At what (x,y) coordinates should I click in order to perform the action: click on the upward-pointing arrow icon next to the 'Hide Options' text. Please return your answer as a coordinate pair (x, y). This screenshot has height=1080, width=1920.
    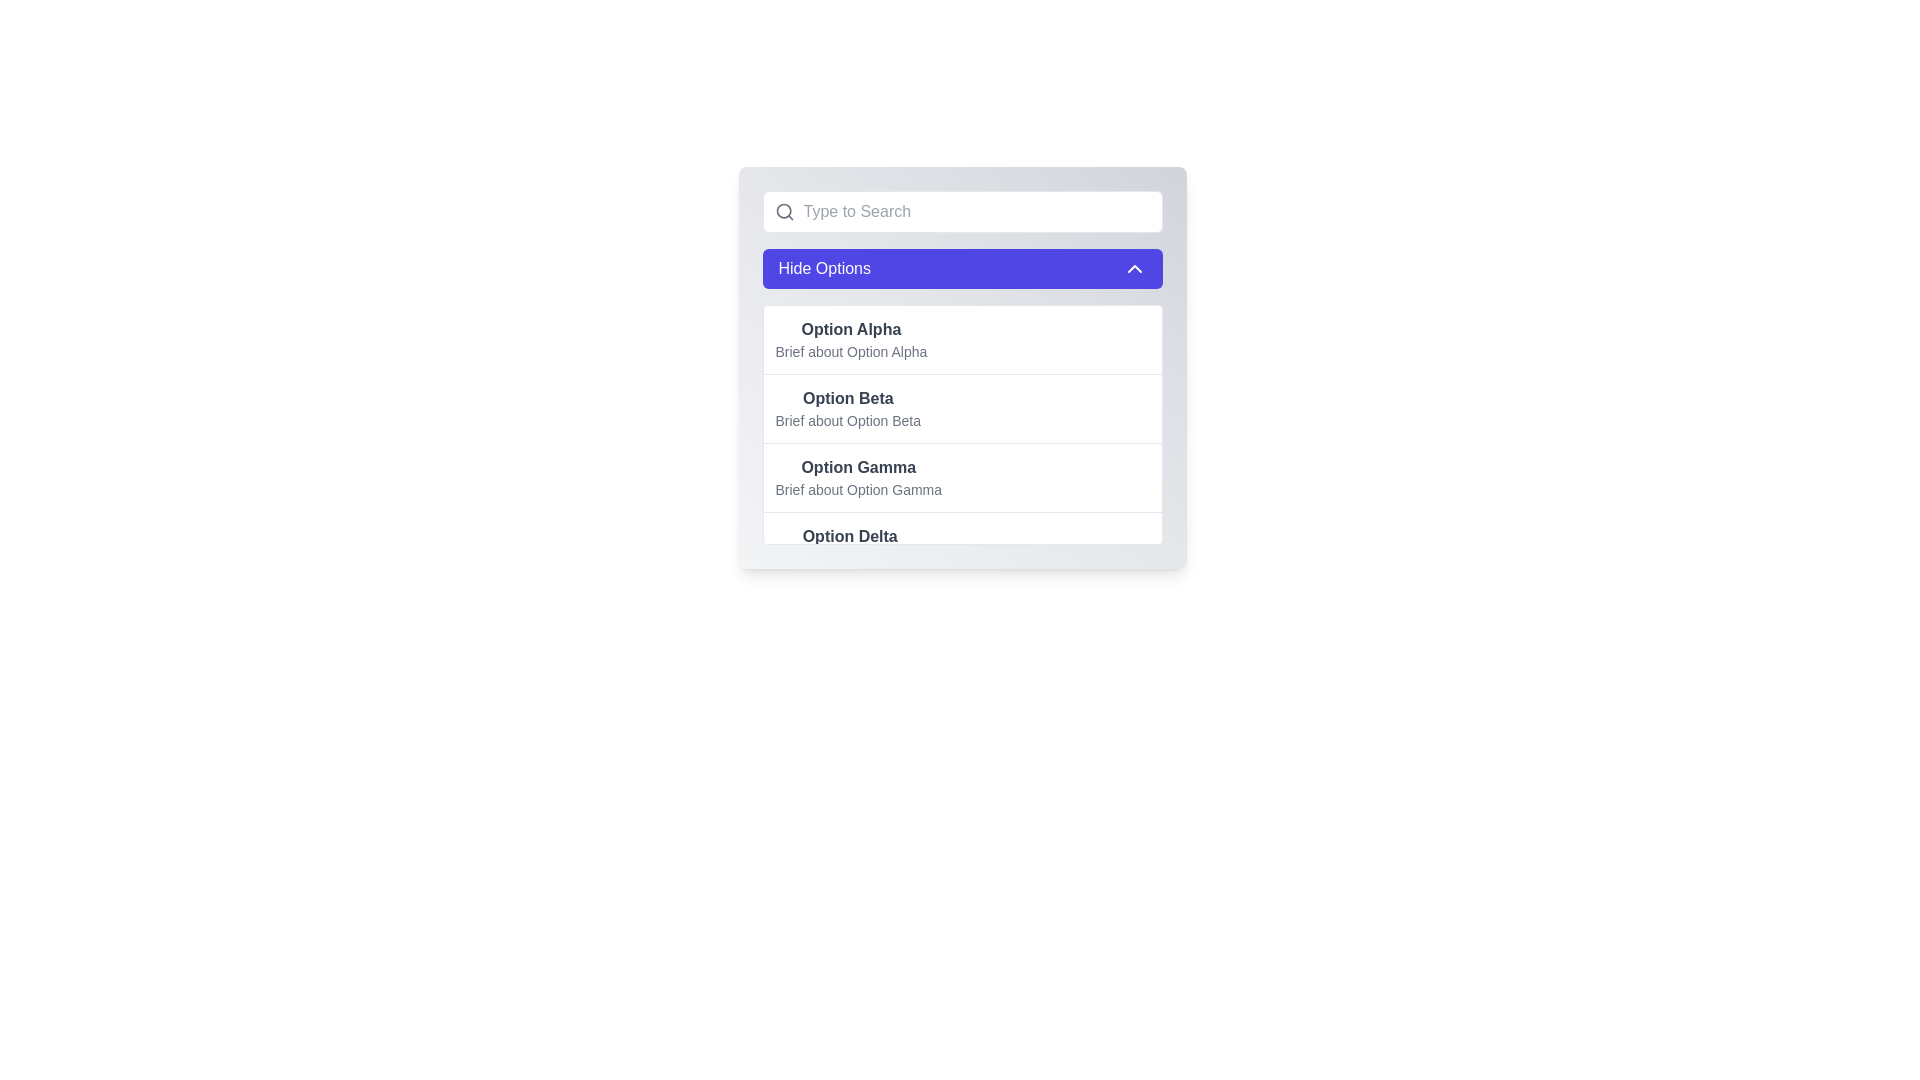
    Looking at the image, I should click on (1134, 268).